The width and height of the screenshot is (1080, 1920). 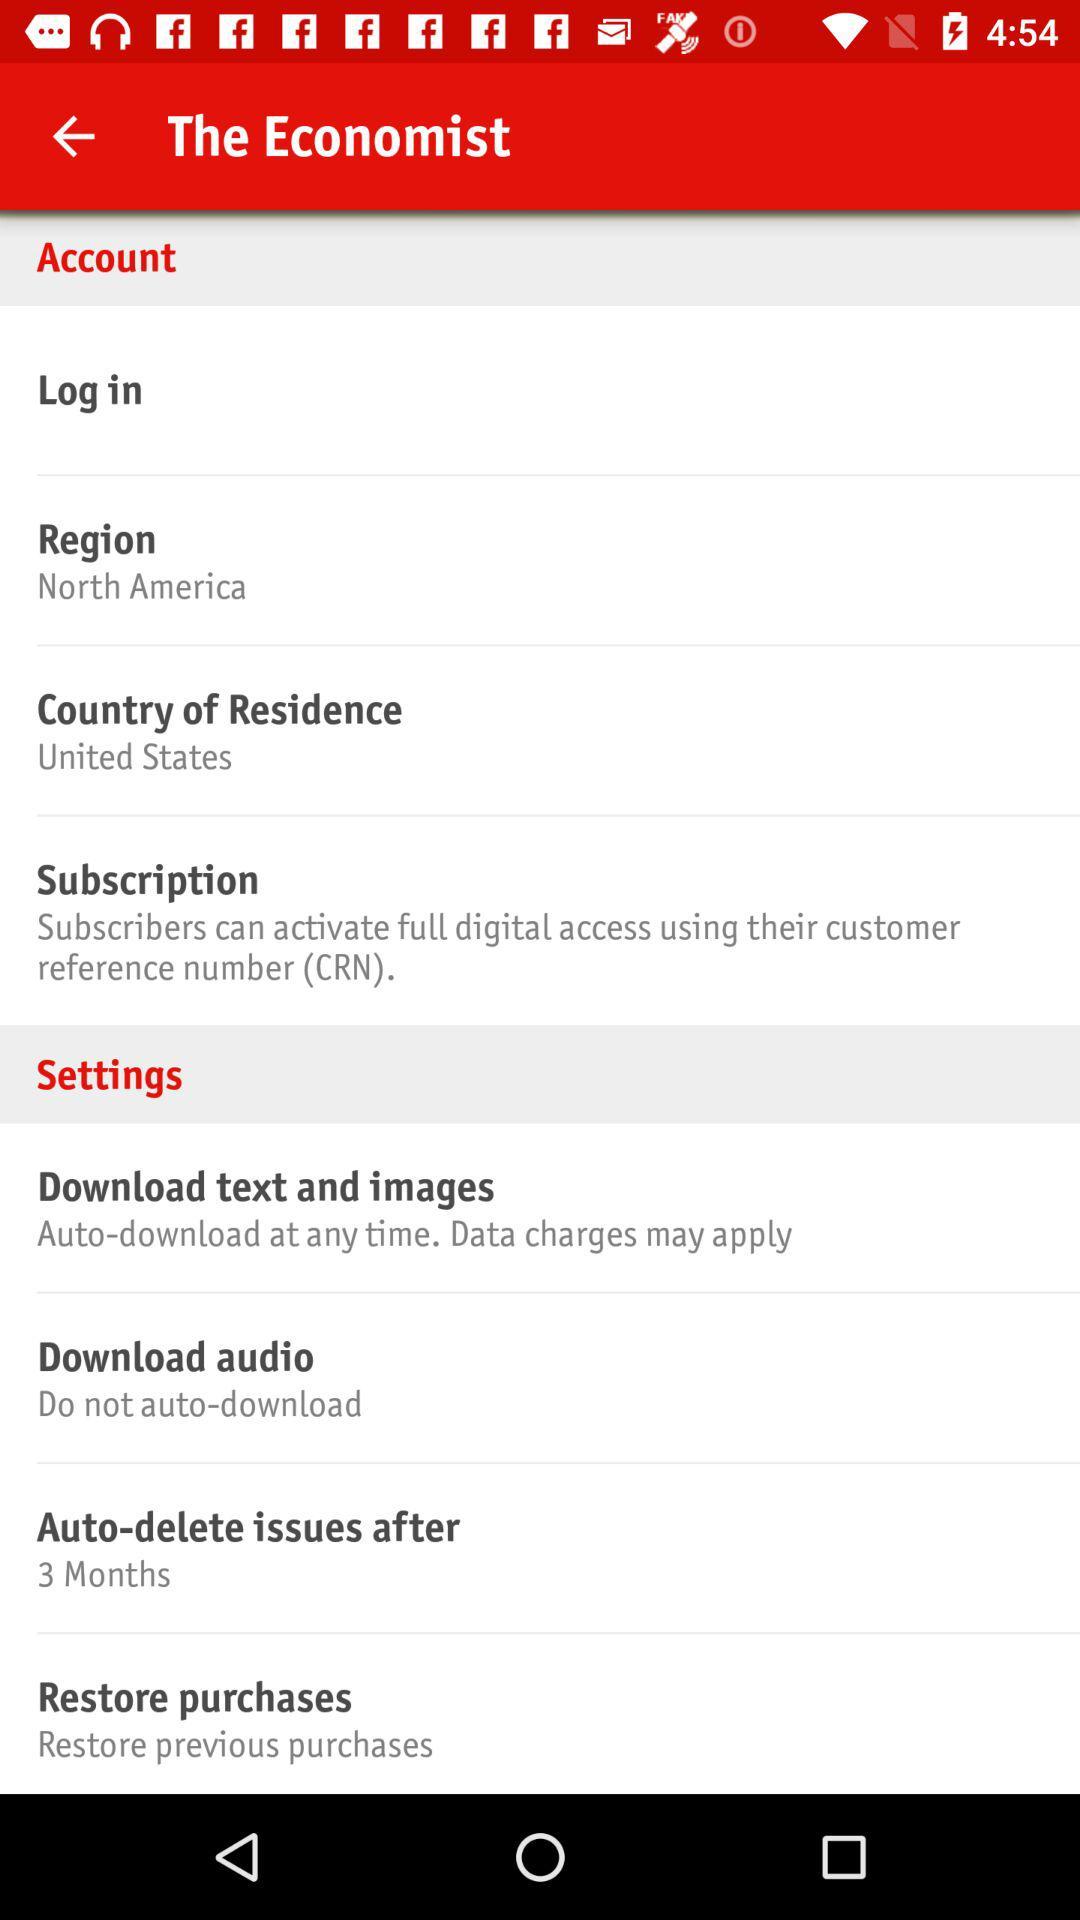 What do you see at coordinates (536, 1186) in the screenshot?
I see `icon below settings` at bounding box center [536, 1186].